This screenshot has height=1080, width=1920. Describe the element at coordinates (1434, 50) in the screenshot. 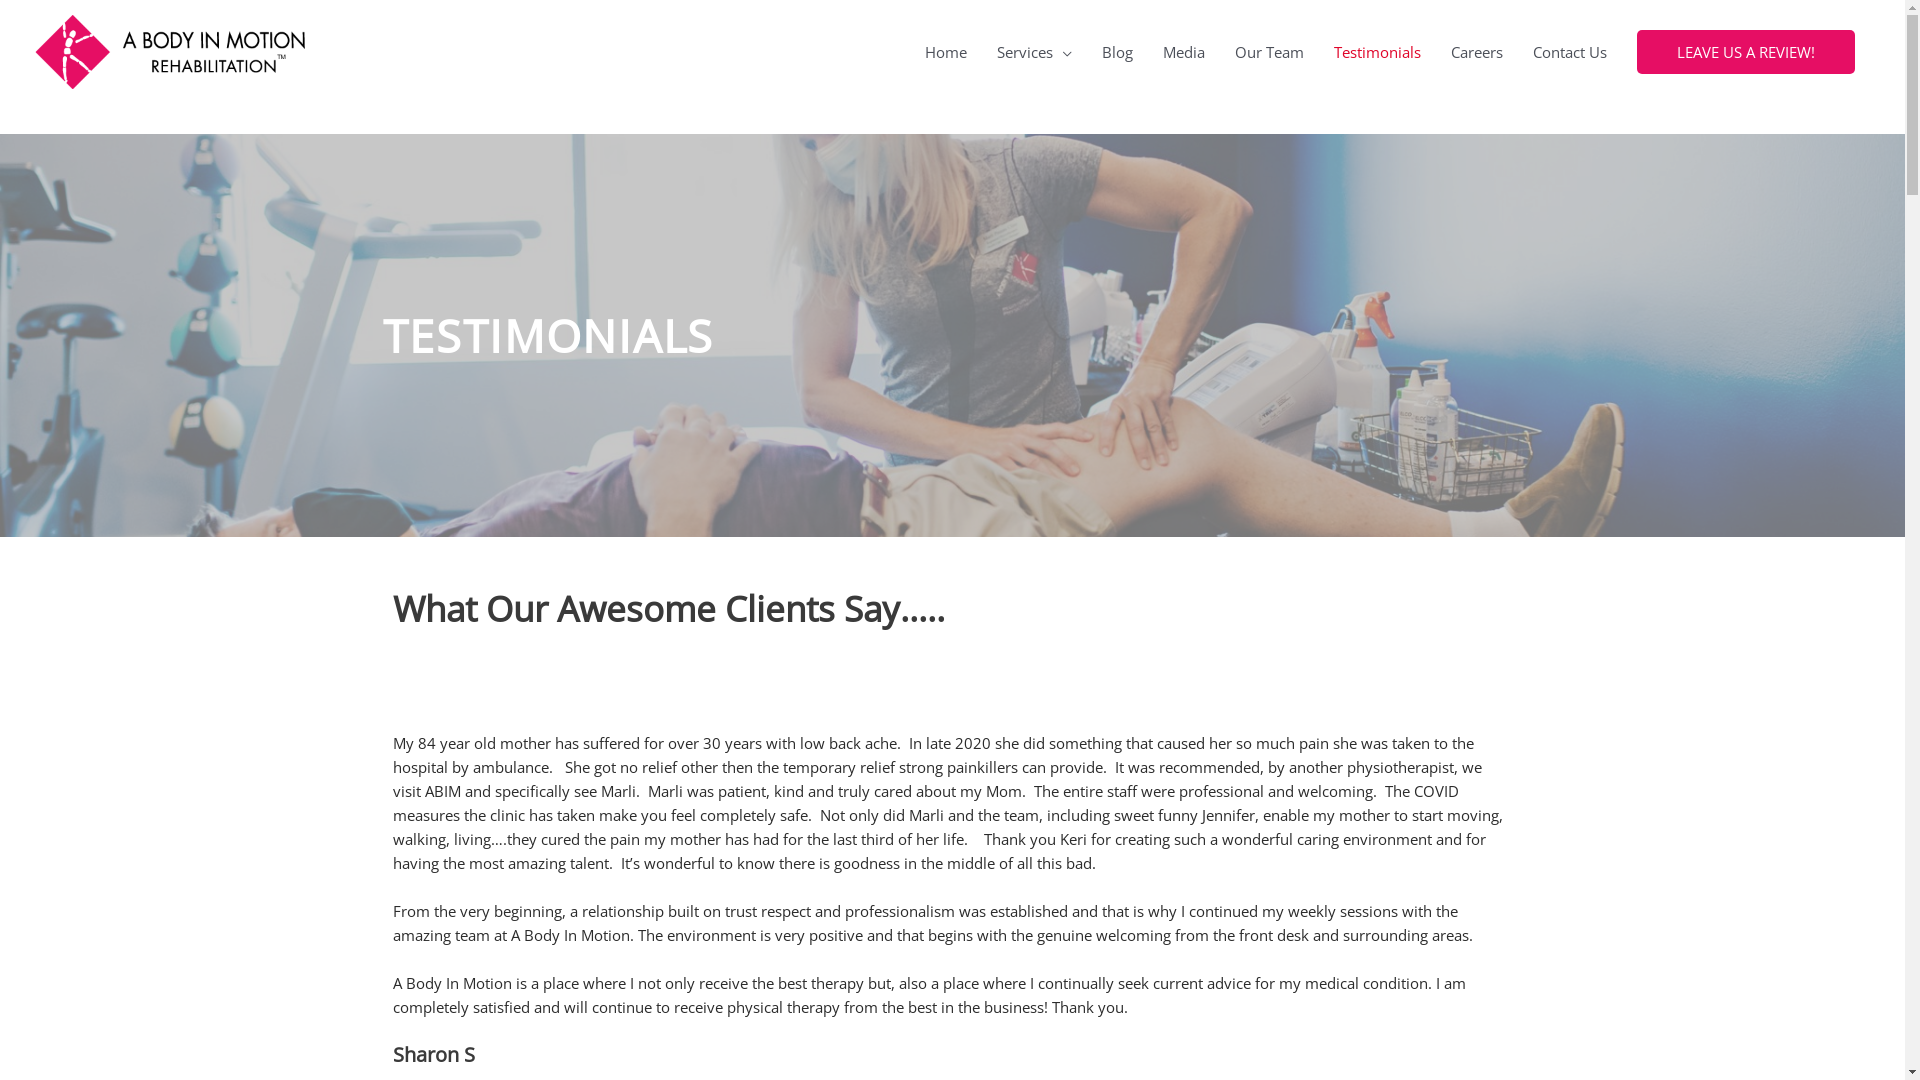

I see `'Careers'` at that location.